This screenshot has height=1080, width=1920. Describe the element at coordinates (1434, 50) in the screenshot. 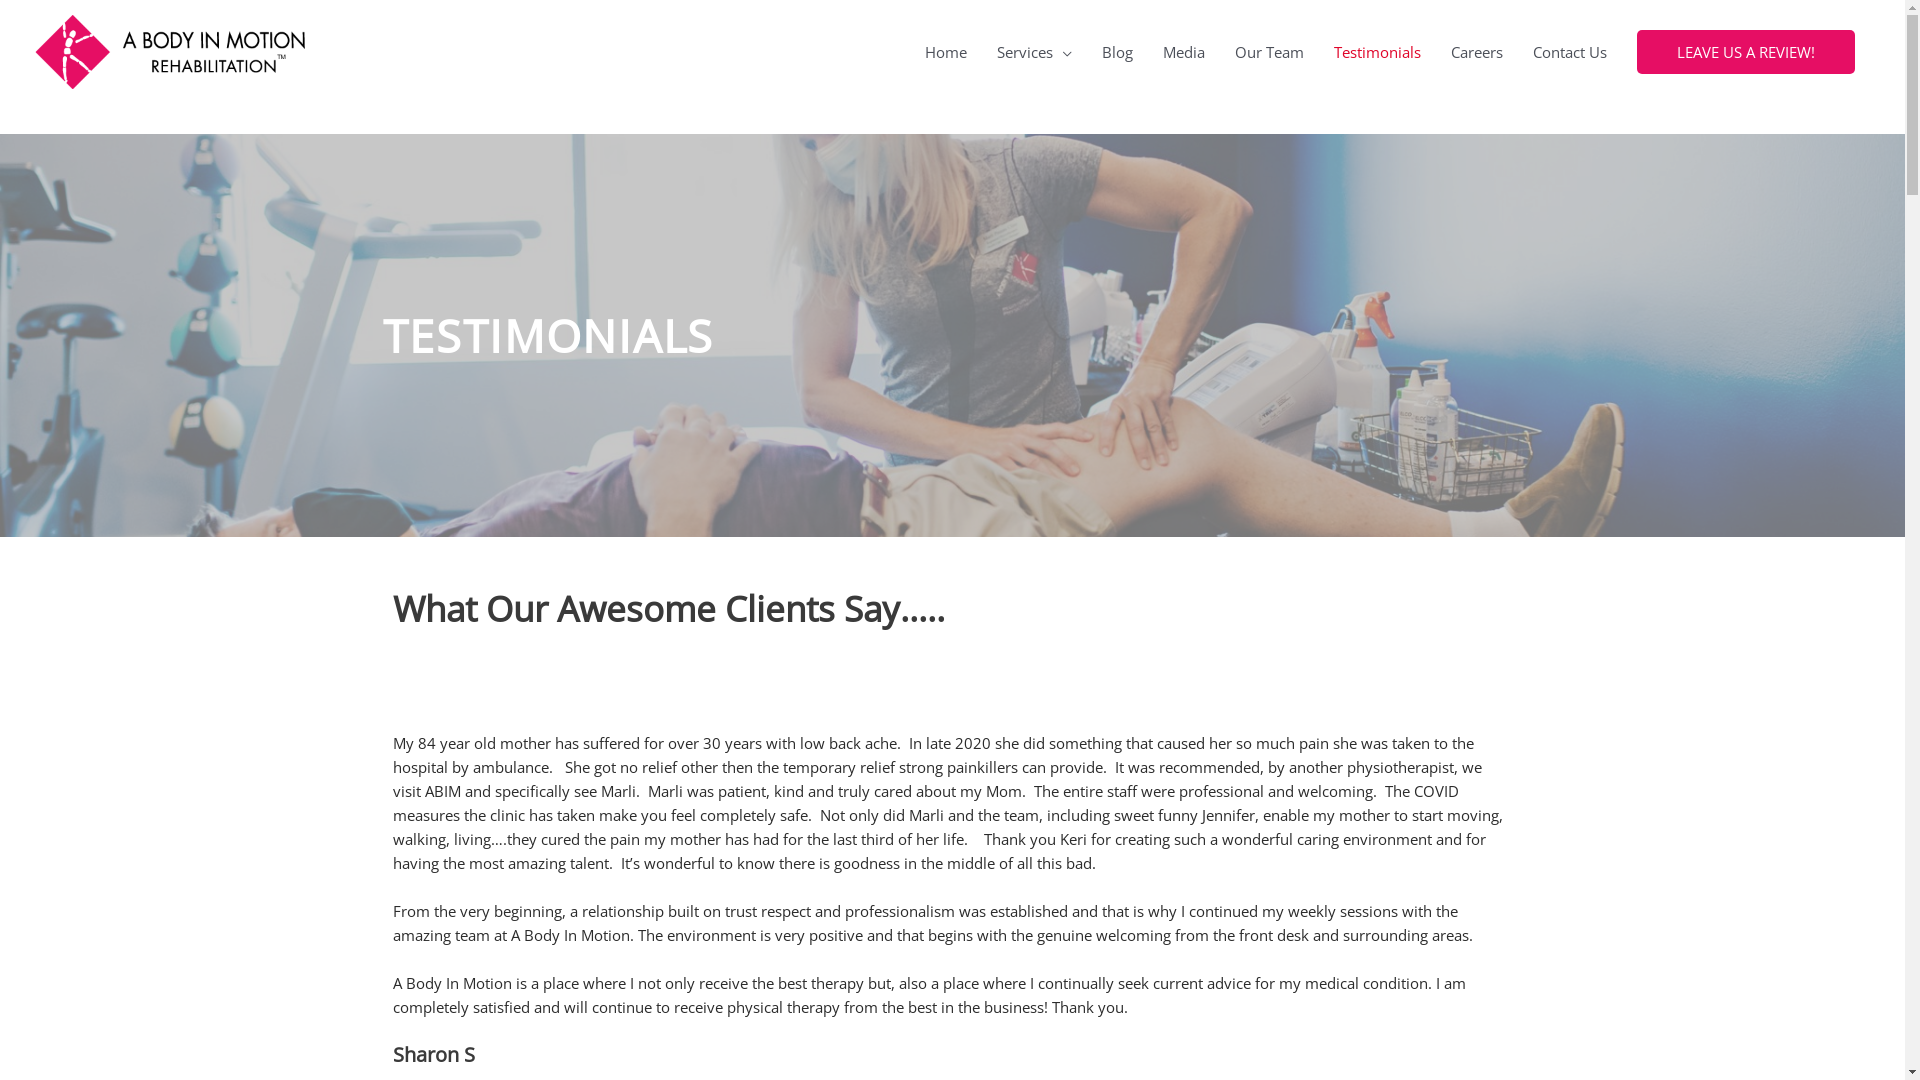

I see `'Careers'` at that location.